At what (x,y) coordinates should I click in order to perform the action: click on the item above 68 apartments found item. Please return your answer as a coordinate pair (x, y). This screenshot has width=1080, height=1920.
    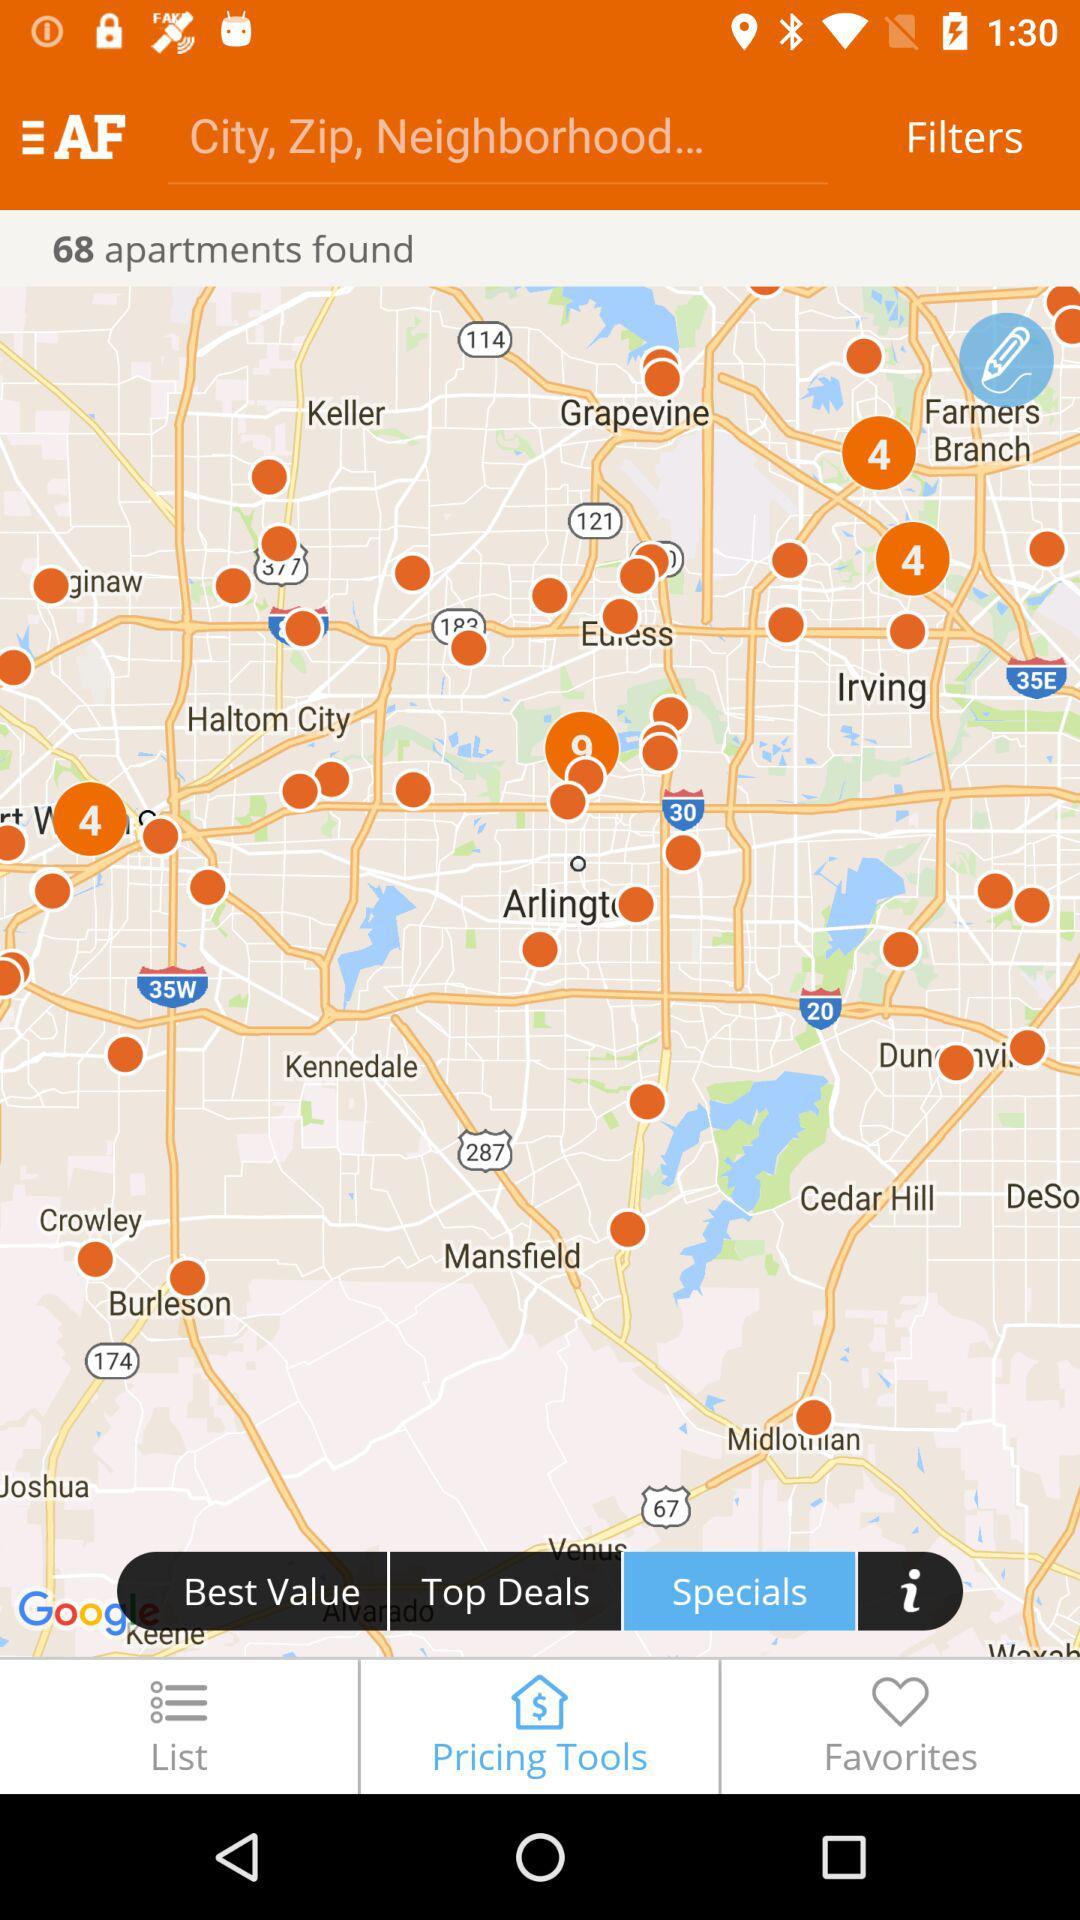
    Looking at the image, I should click on (496, 133).